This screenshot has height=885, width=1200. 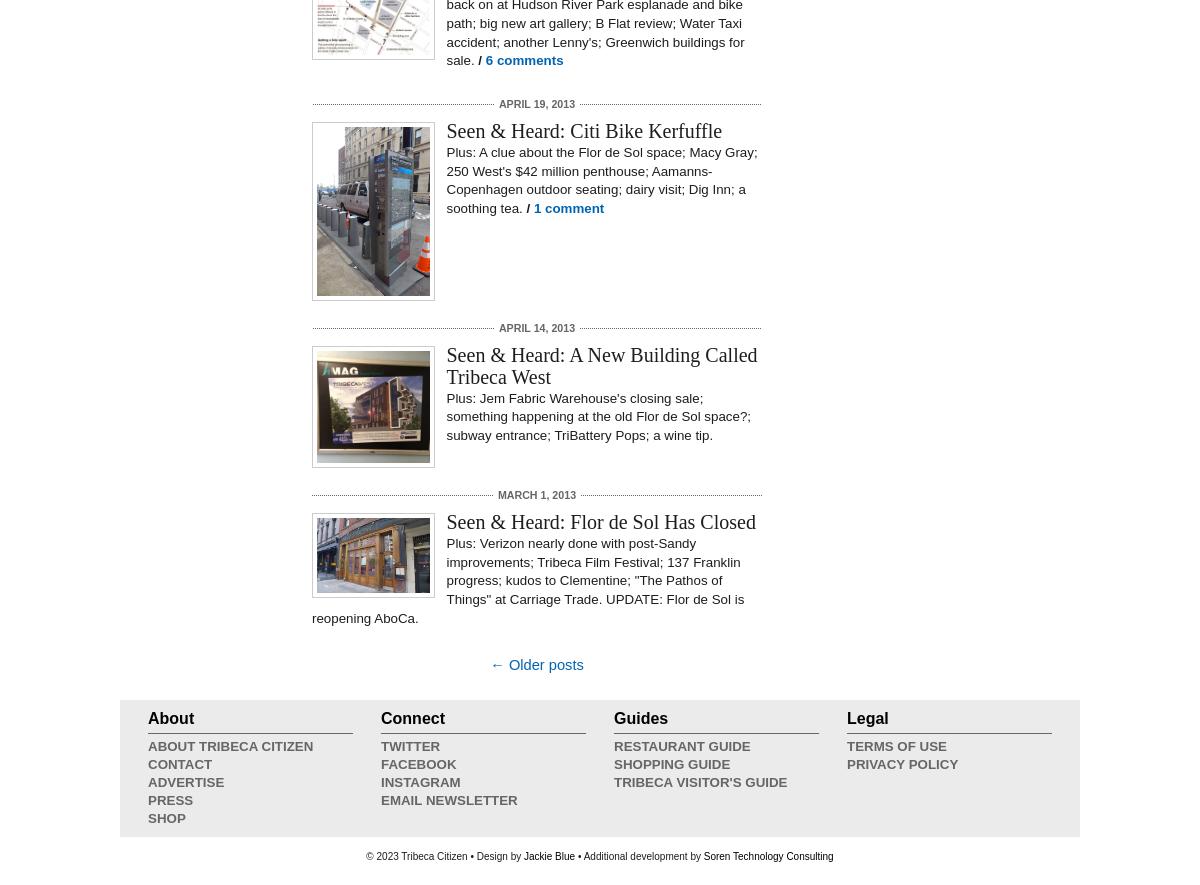 What do you see at coordinates (845, 746) in the screenshot?
I see `'Terms of Use'` at bounding box center [845, 746].